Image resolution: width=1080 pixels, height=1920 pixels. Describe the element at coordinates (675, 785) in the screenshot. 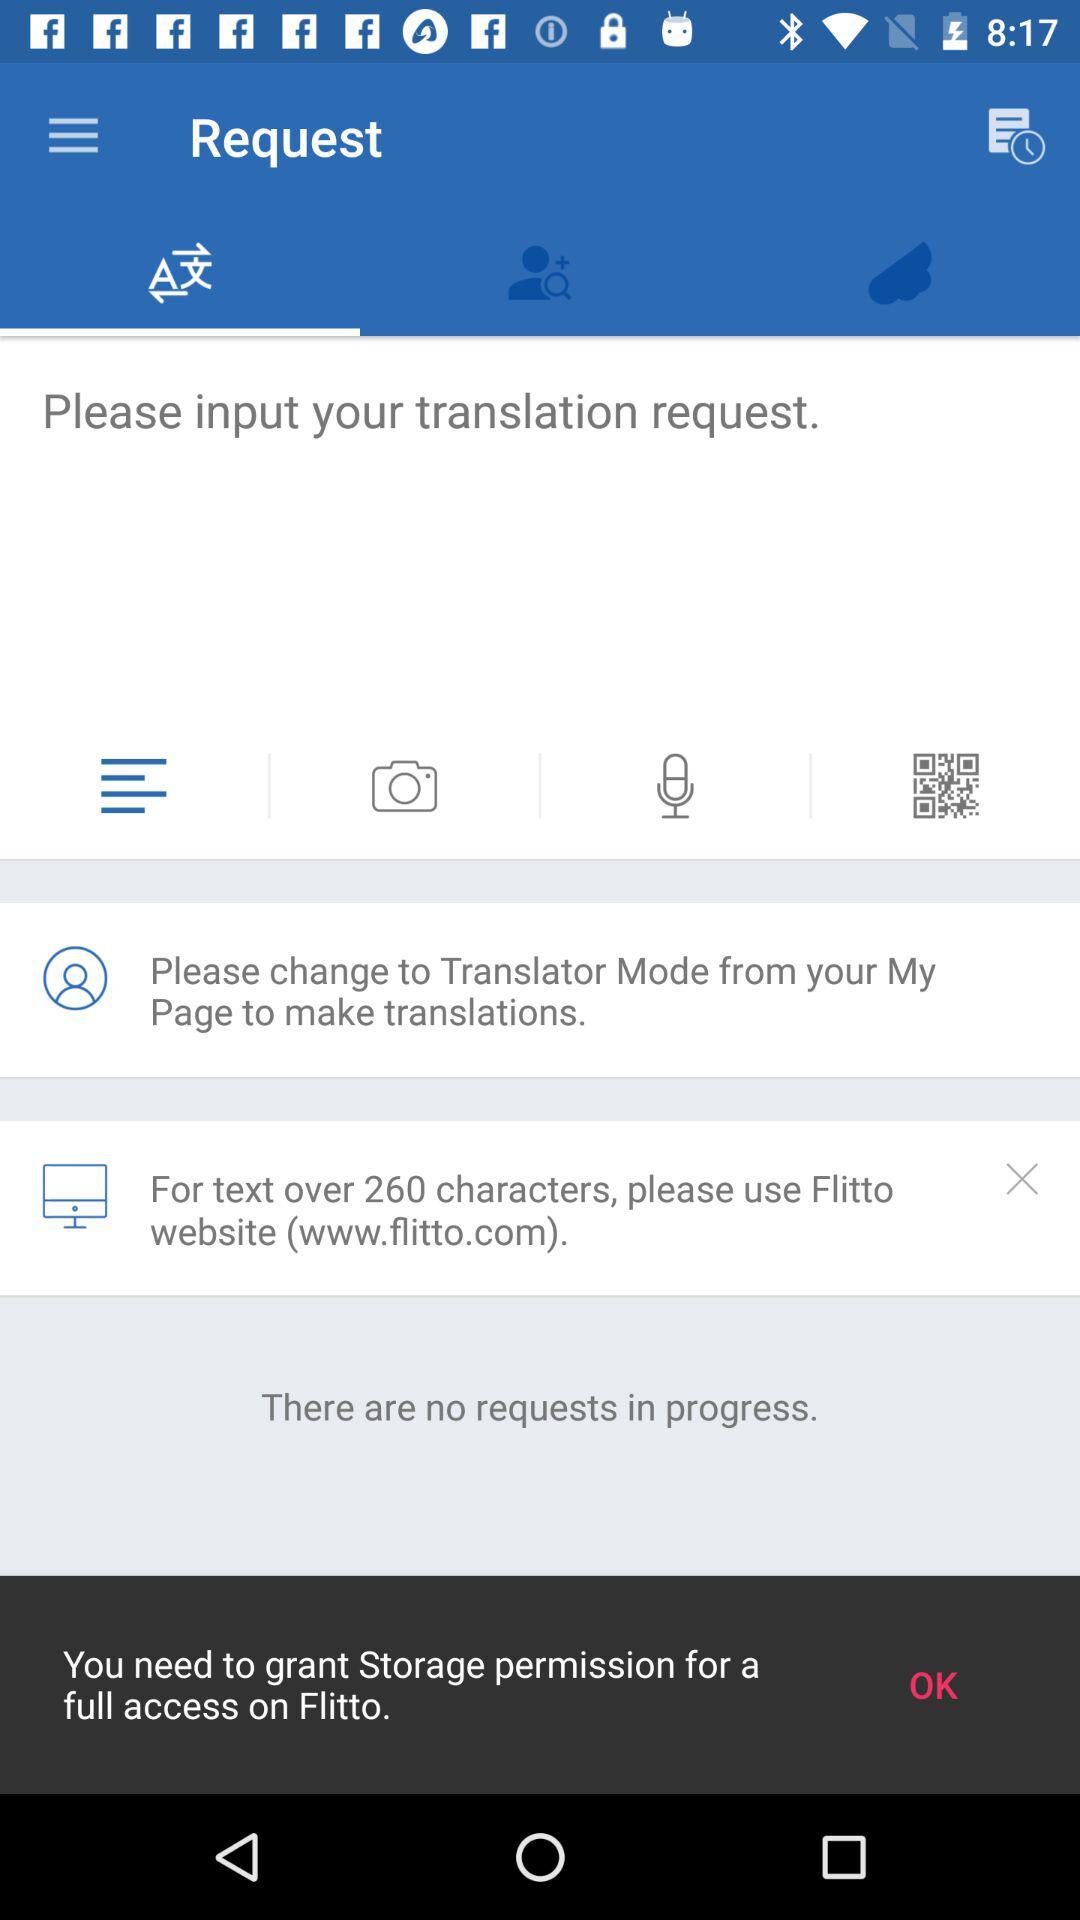

I see `voice option button` at that location.